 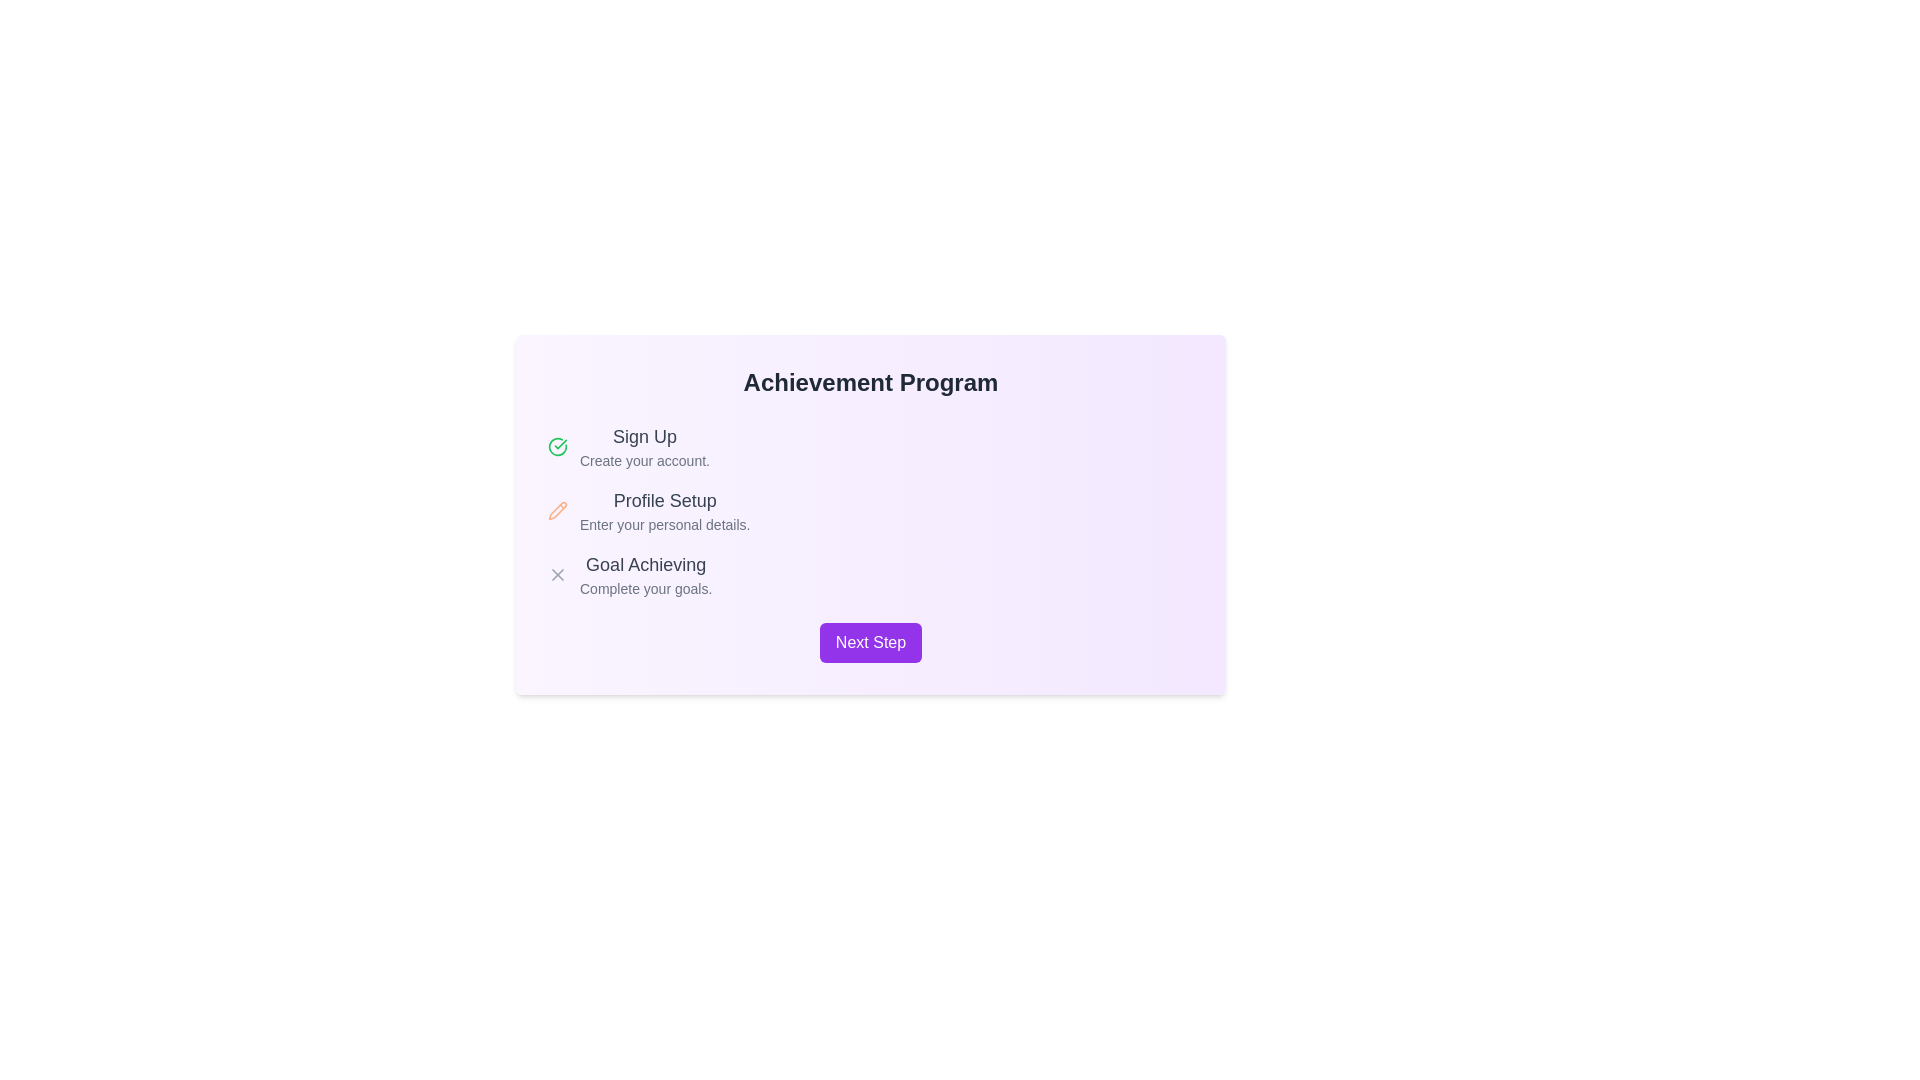 I want to click on attention on the 'Profile Setup' text label, so click(x=665, y=509).